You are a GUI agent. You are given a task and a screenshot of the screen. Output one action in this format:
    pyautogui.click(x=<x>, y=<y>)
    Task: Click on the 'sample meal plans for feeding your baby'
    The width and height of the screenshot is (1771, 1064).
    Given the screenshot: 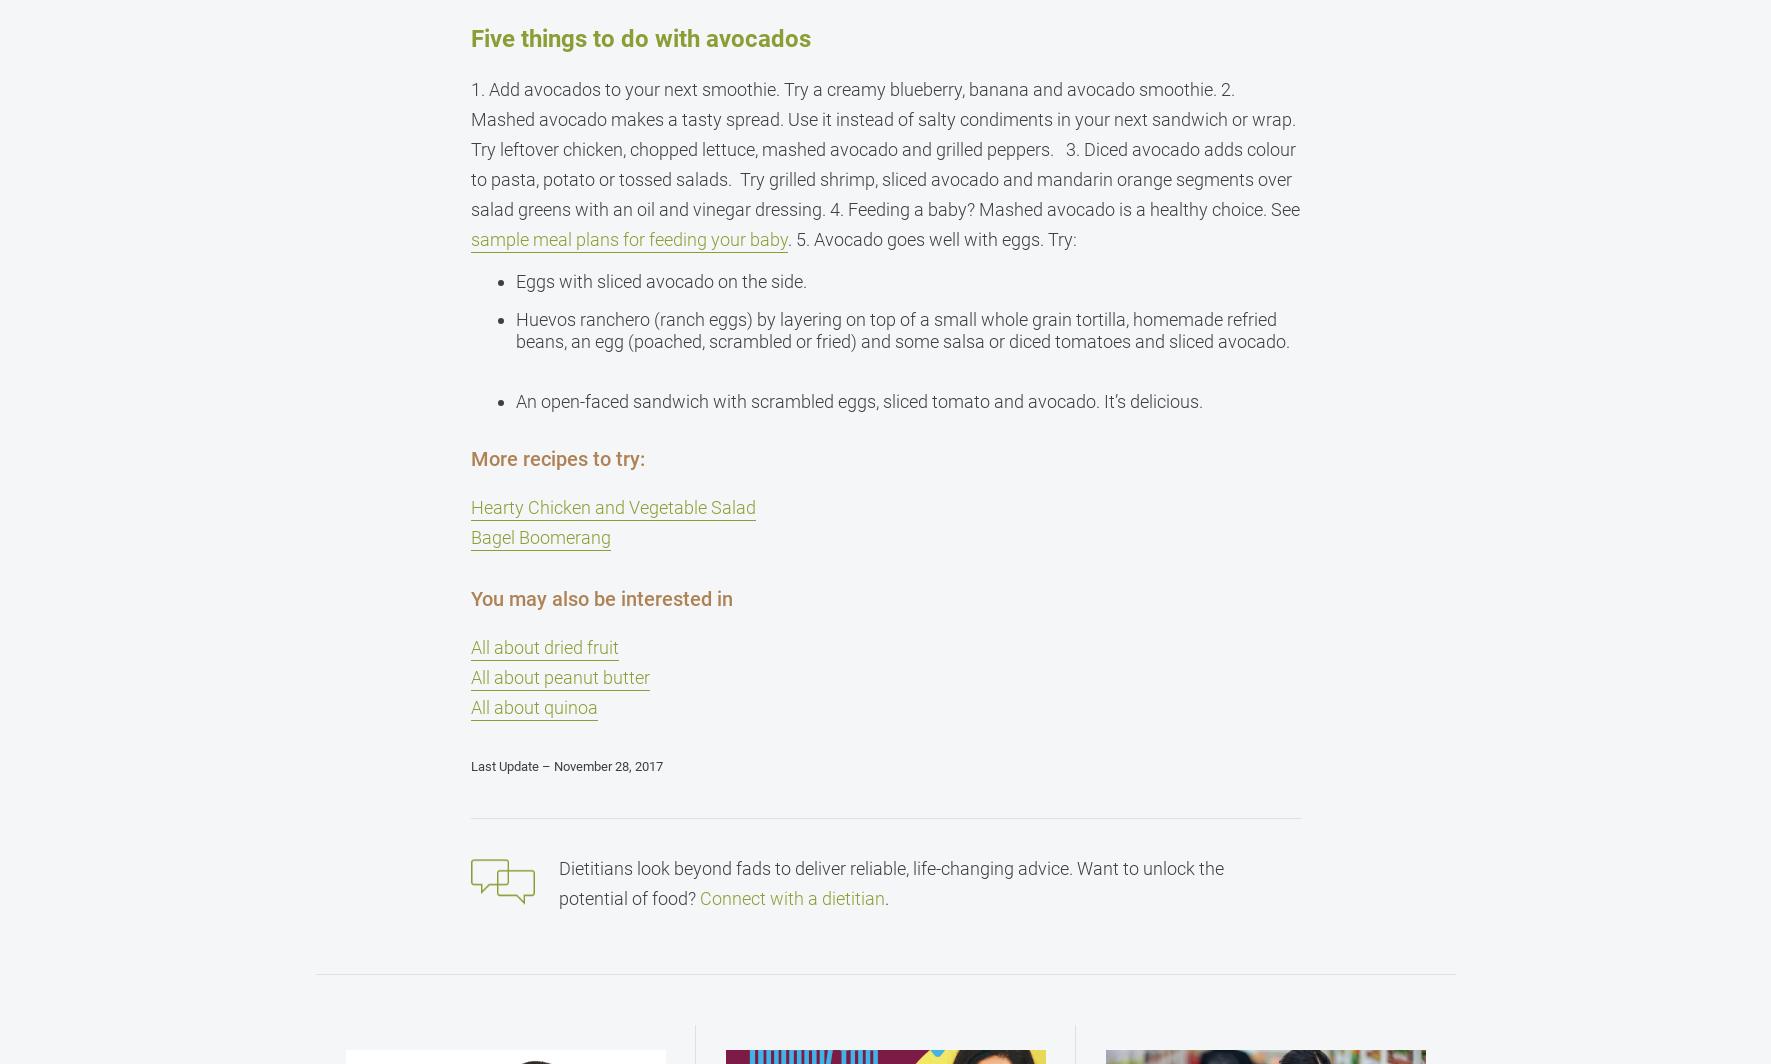 What is the action you would take?
    pyautogui.click(x=470, y=239)
    